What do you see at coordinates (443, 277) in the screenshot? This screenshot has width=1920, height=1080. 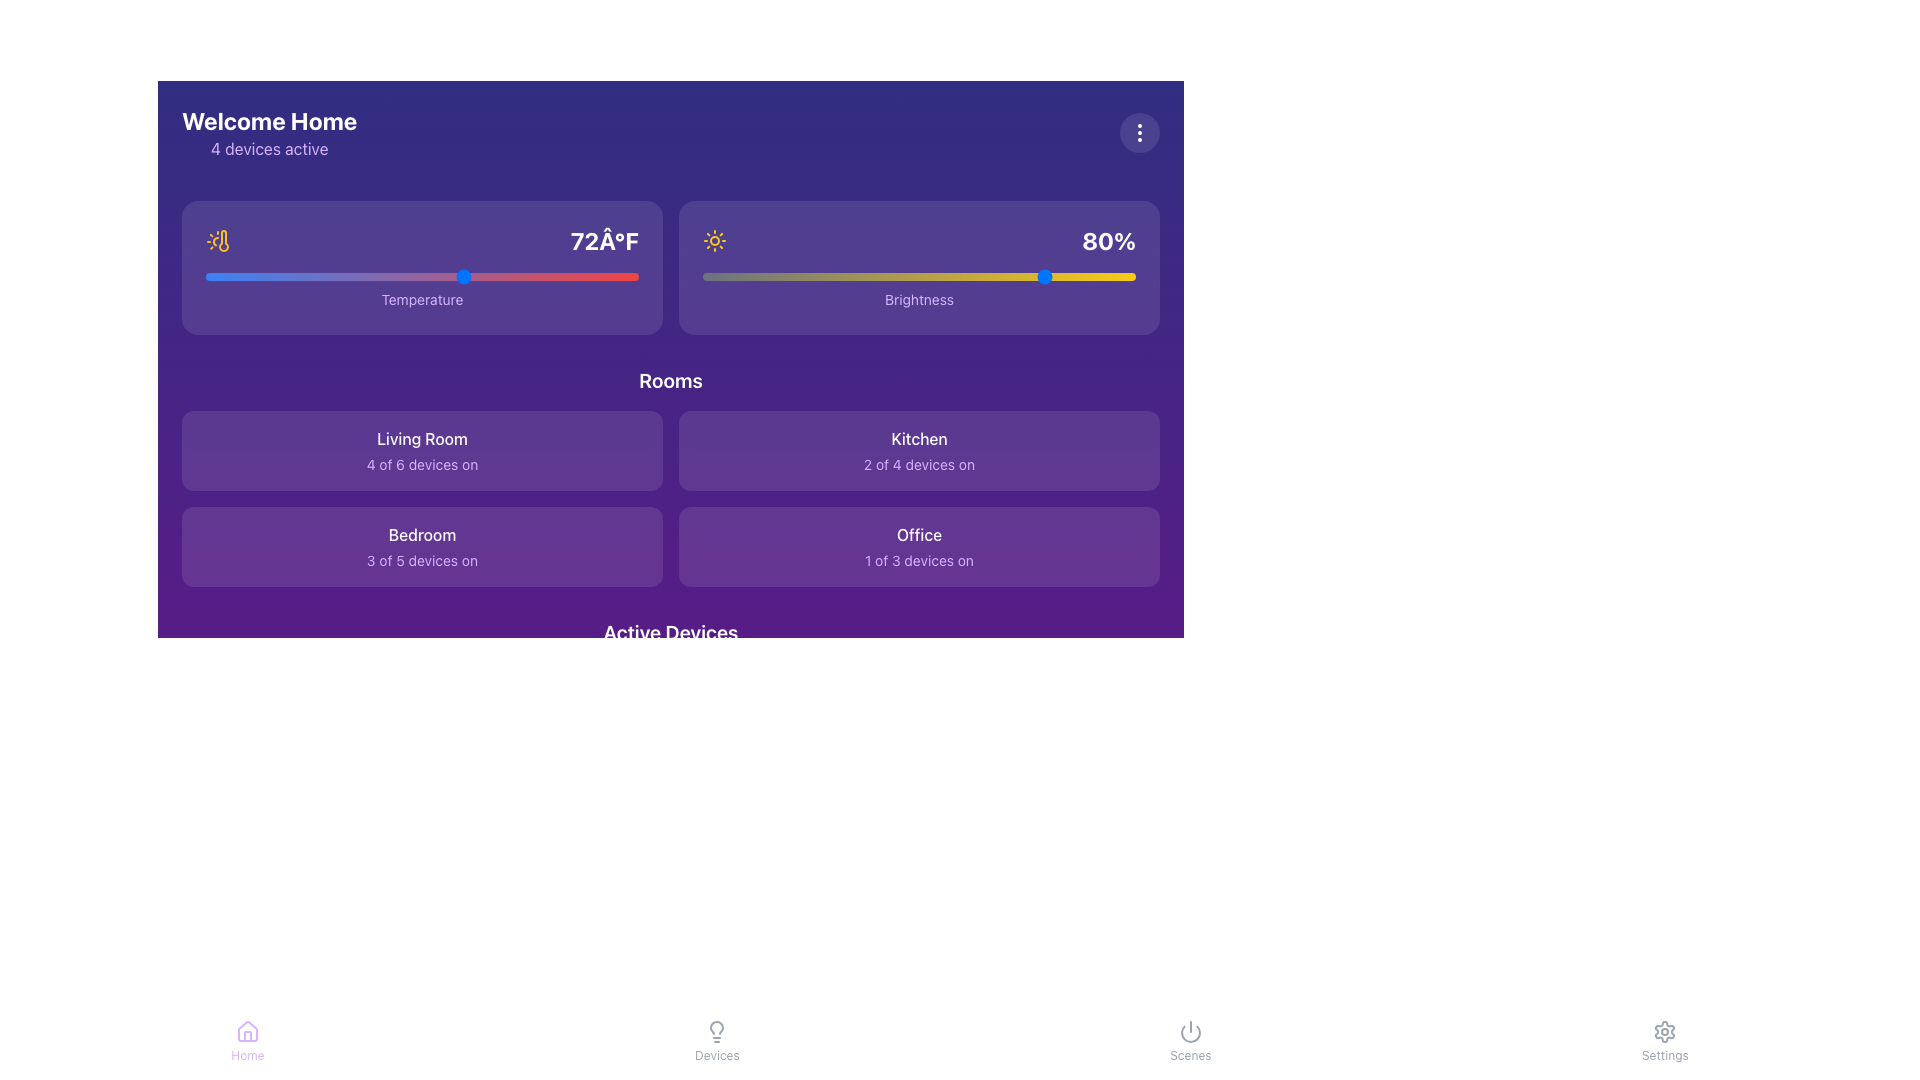 I see `the temperature` at bounding box center [443, 277].